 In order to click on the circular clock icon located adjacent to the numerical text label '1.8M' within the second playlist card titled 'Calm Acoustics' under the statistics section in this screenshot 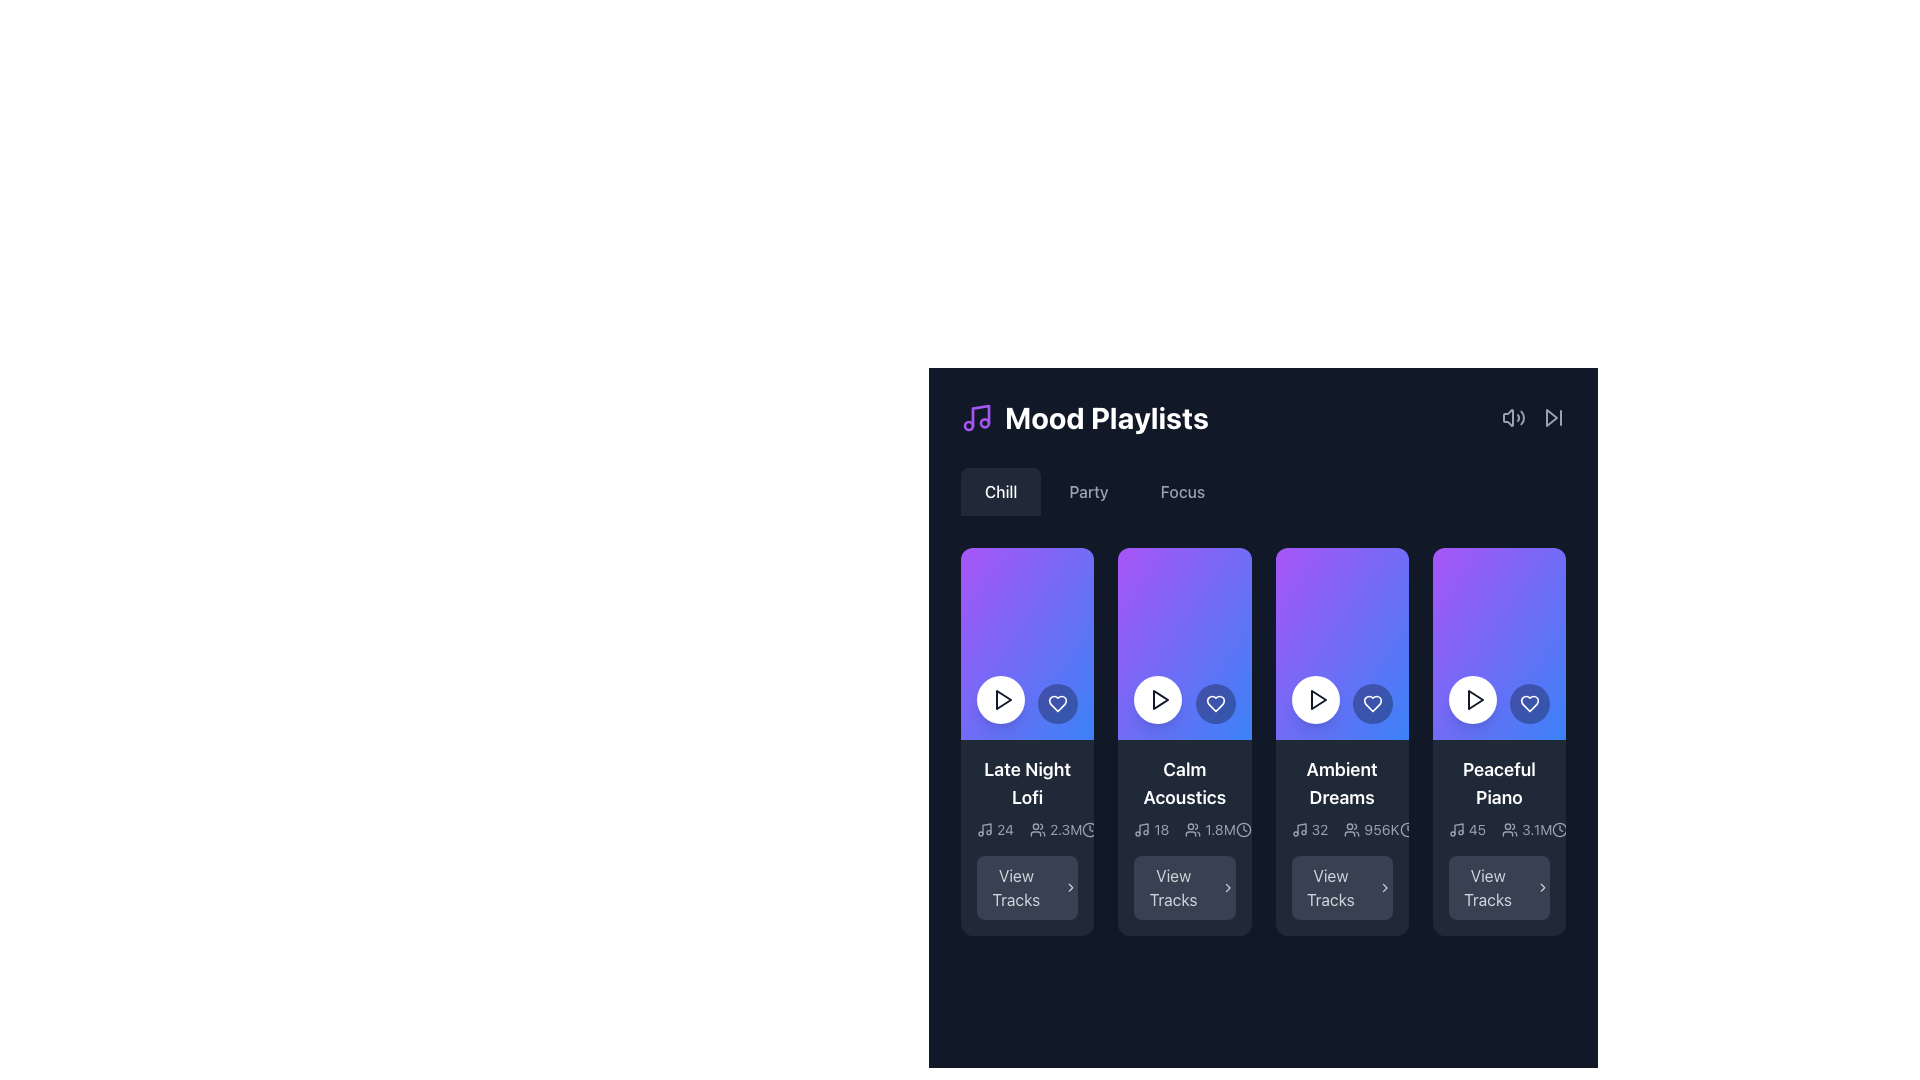, I will do `click(1242, 829)`.